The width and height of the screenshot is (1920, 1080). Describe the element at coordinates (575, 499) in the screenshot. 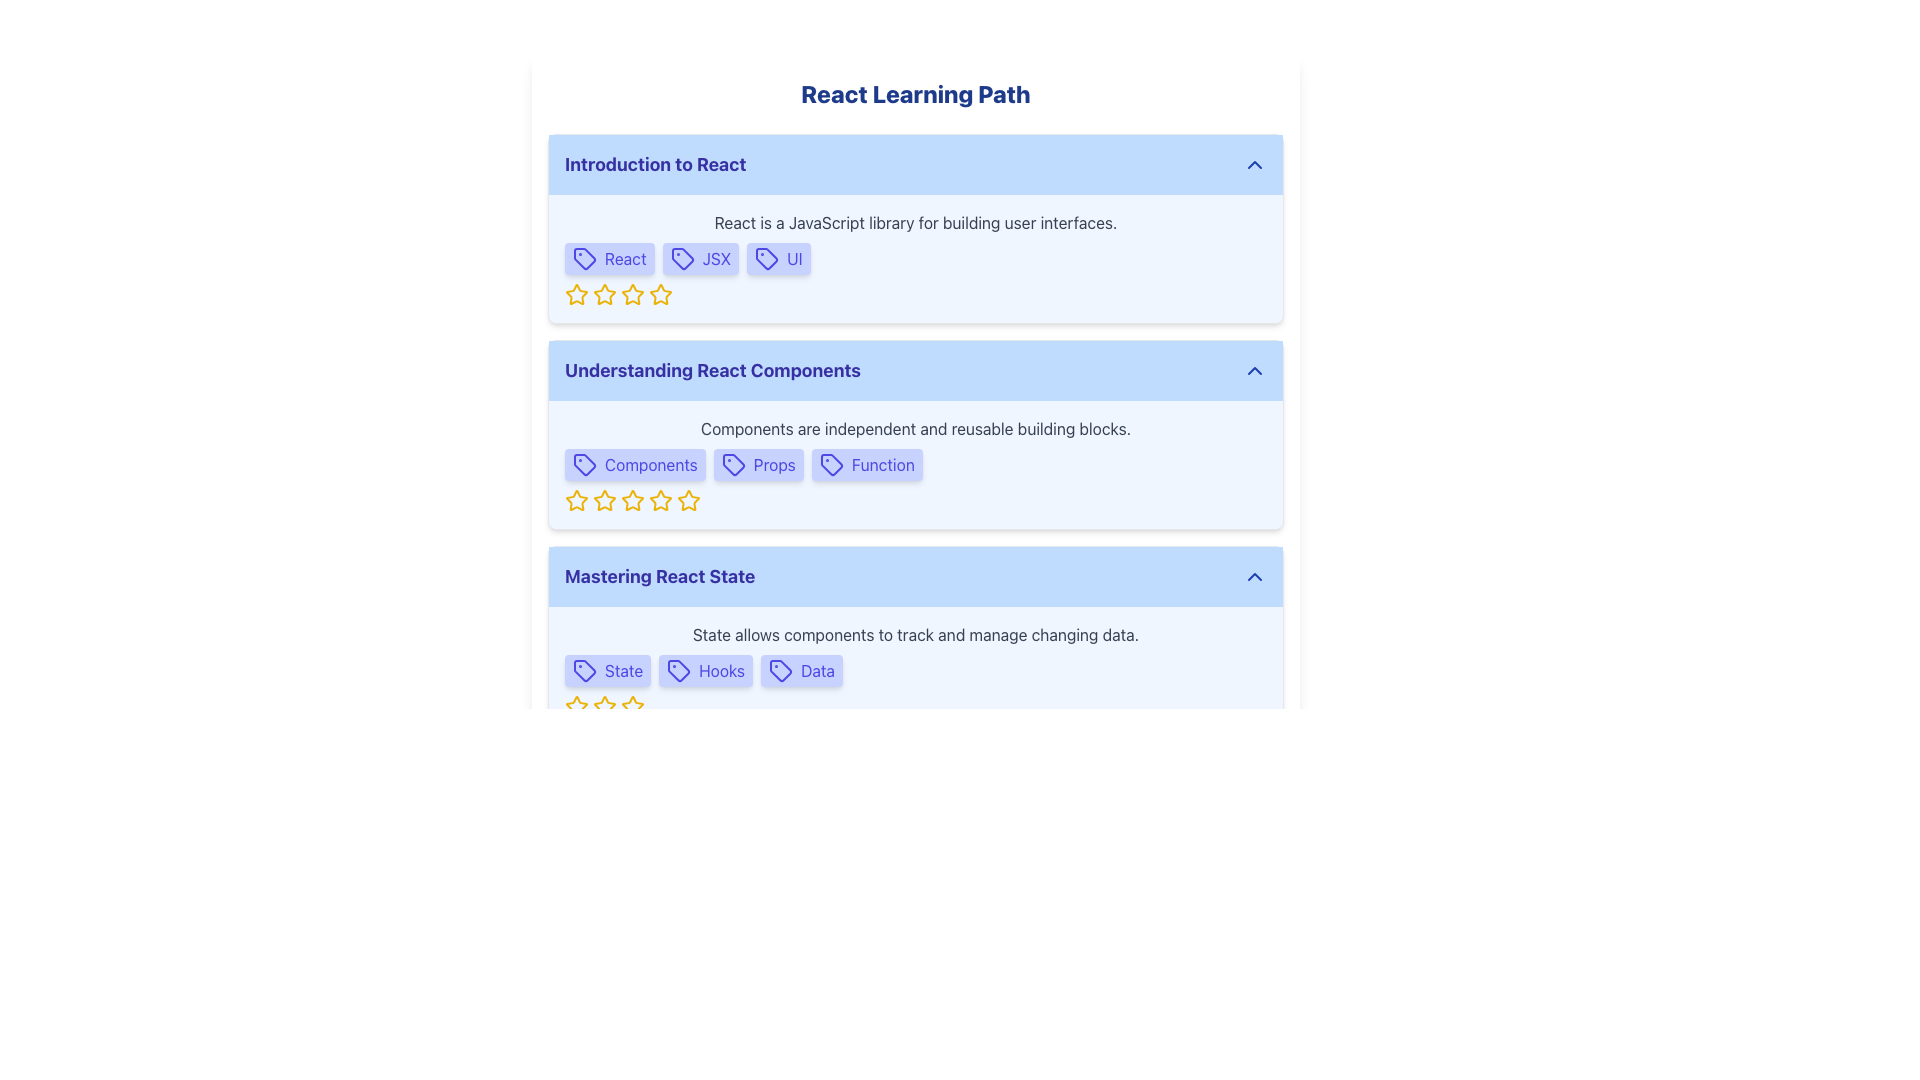

I see `the first star rating icon in the horizontal five-star rating system for the 'Understanding React Components' section` at that location.